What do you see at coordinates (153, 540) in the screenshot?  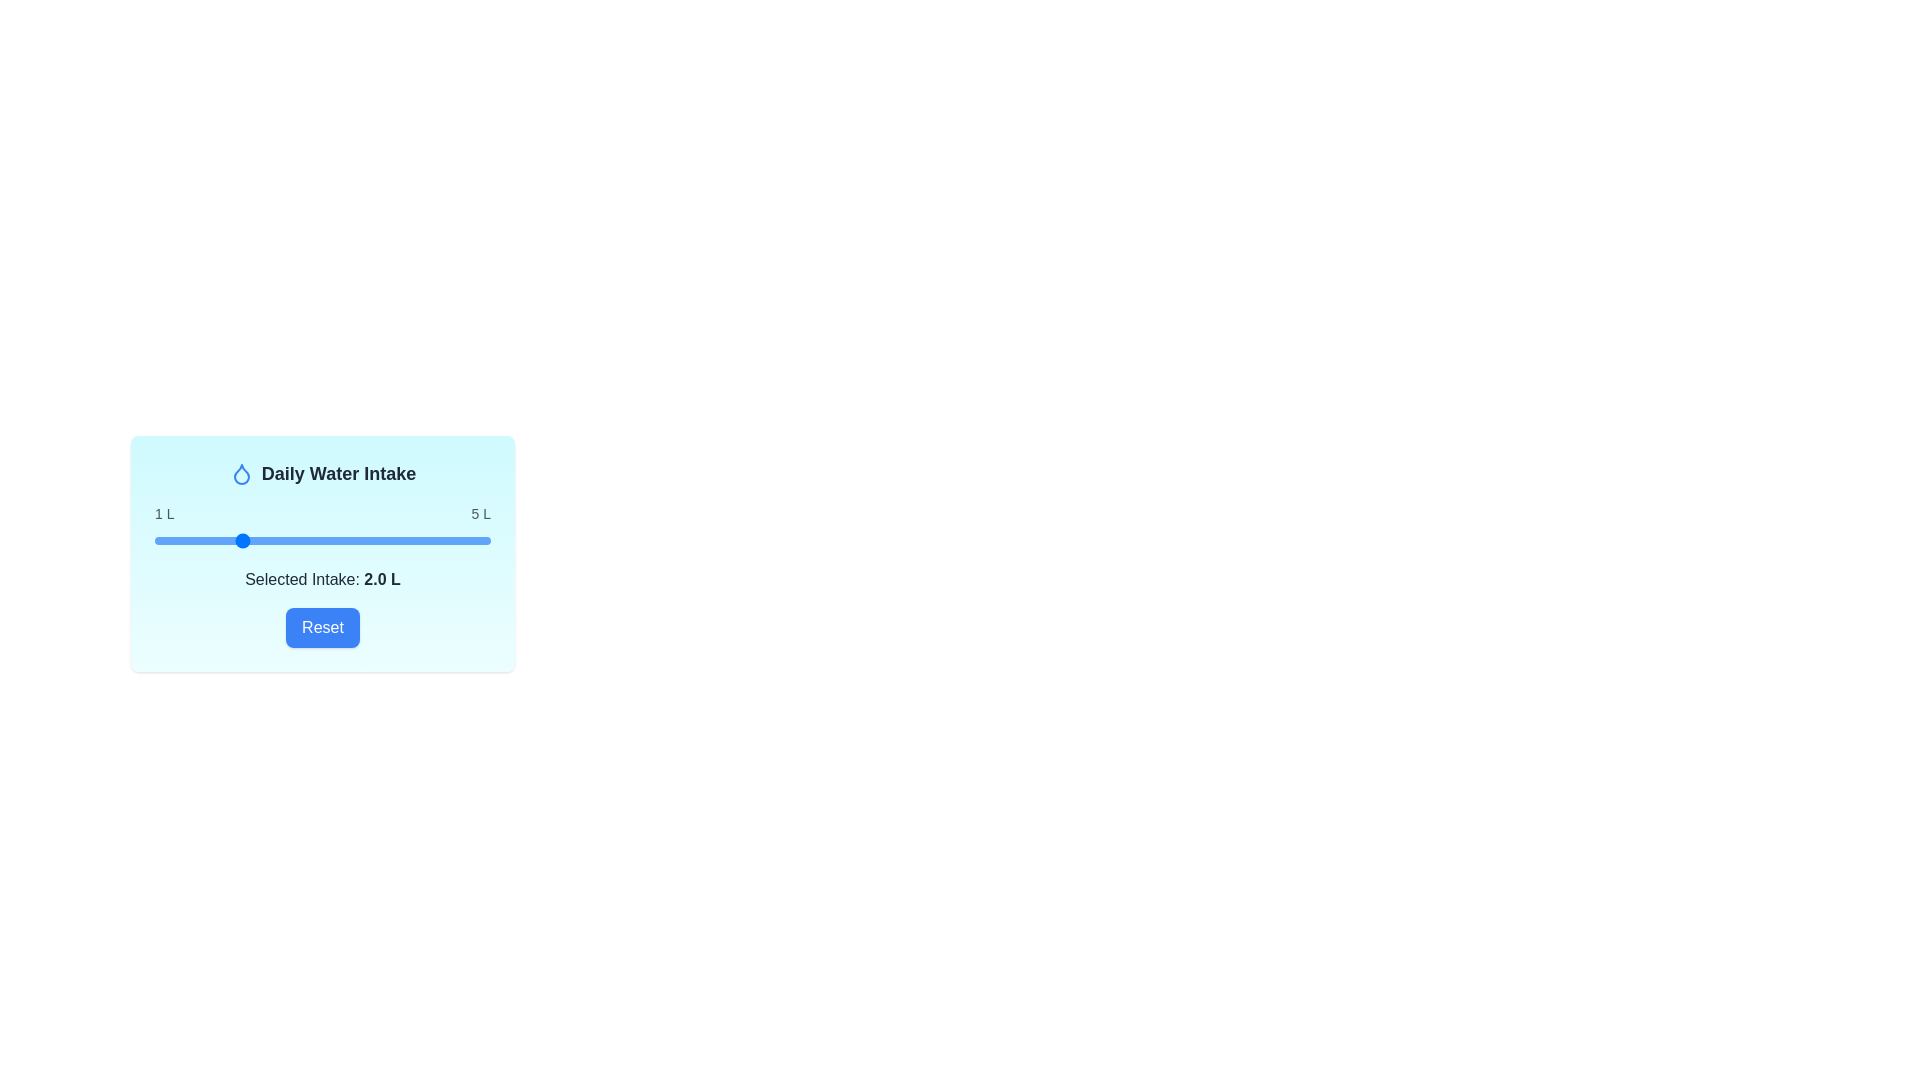 I see `the water intake slider to 1 liters` at bounding box center [153, 540].